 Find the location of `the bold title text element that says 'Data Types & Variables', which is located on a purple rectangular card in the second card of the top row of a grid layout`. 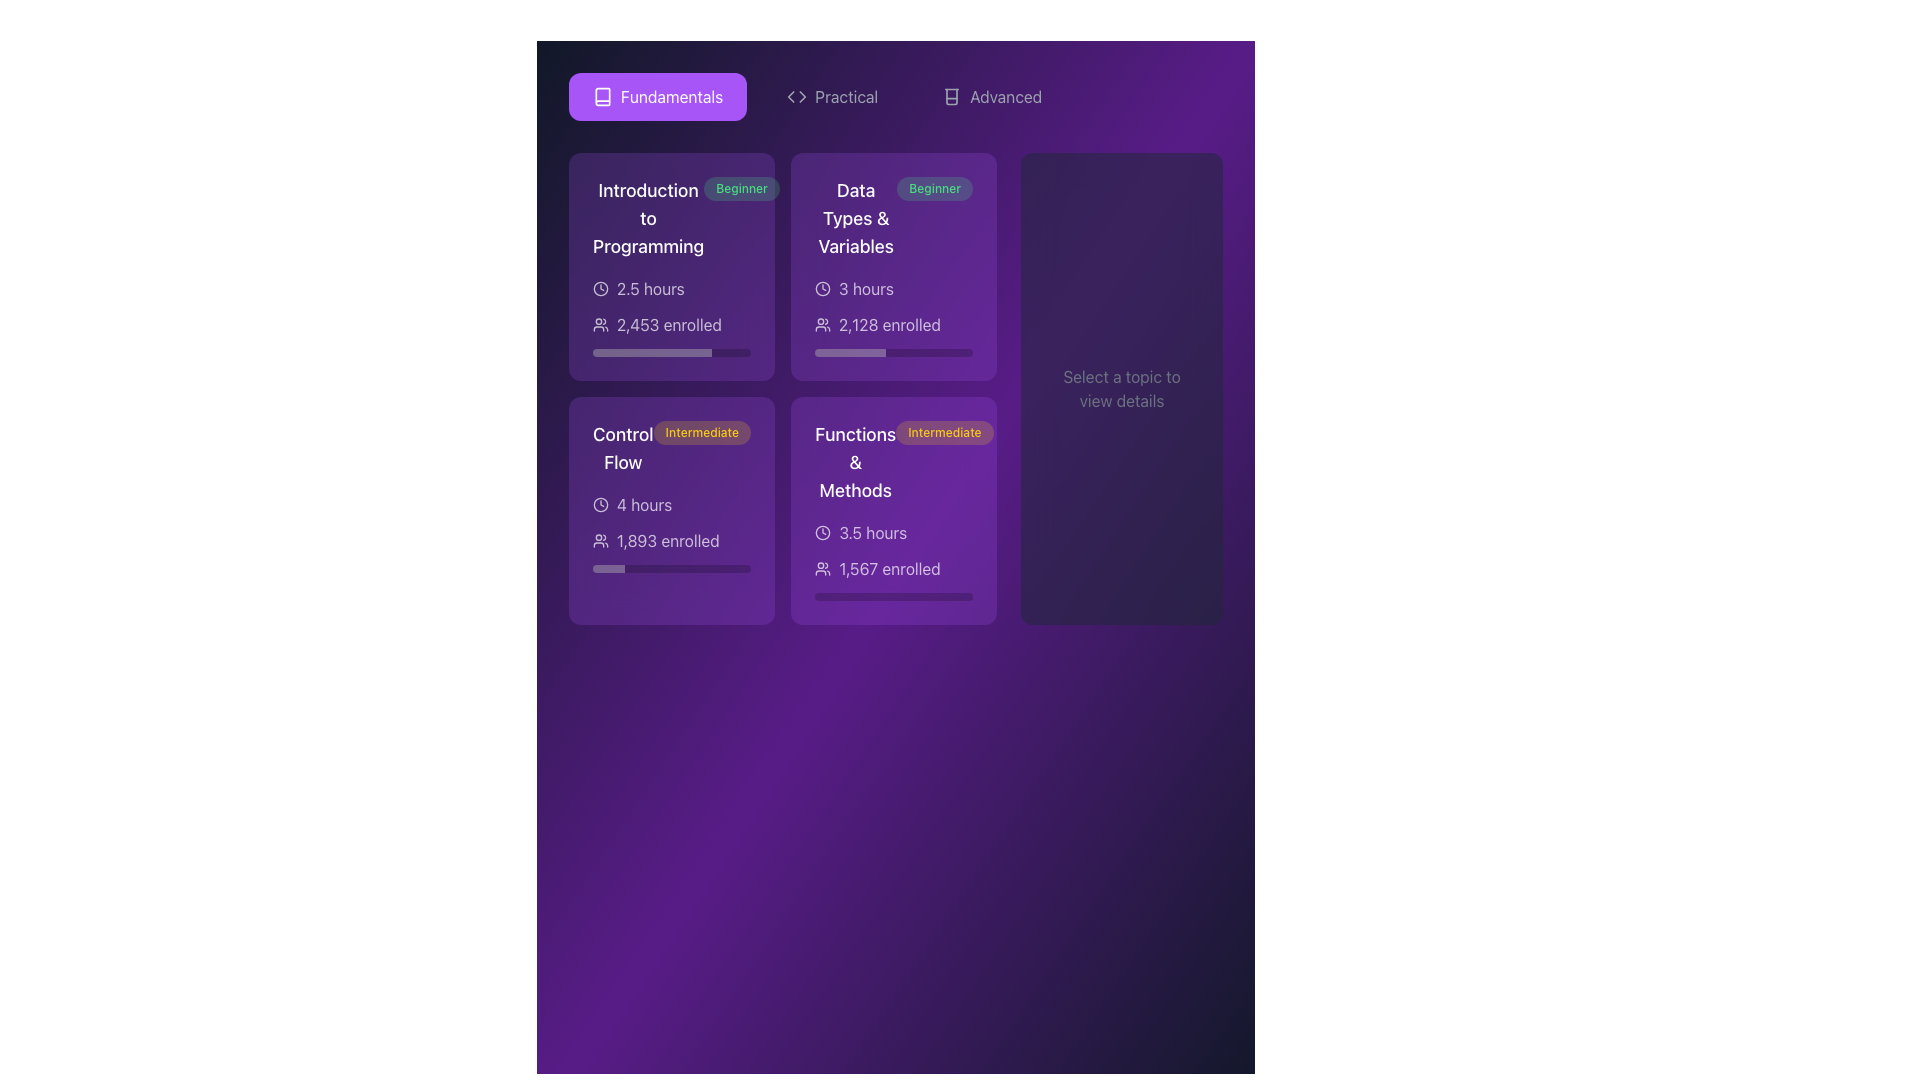

the bold title text element that says 'Data Types & Variables', which is located on a purple rectangular card in the second card of the top row of a grid layout is located at coordinates (856, 219).